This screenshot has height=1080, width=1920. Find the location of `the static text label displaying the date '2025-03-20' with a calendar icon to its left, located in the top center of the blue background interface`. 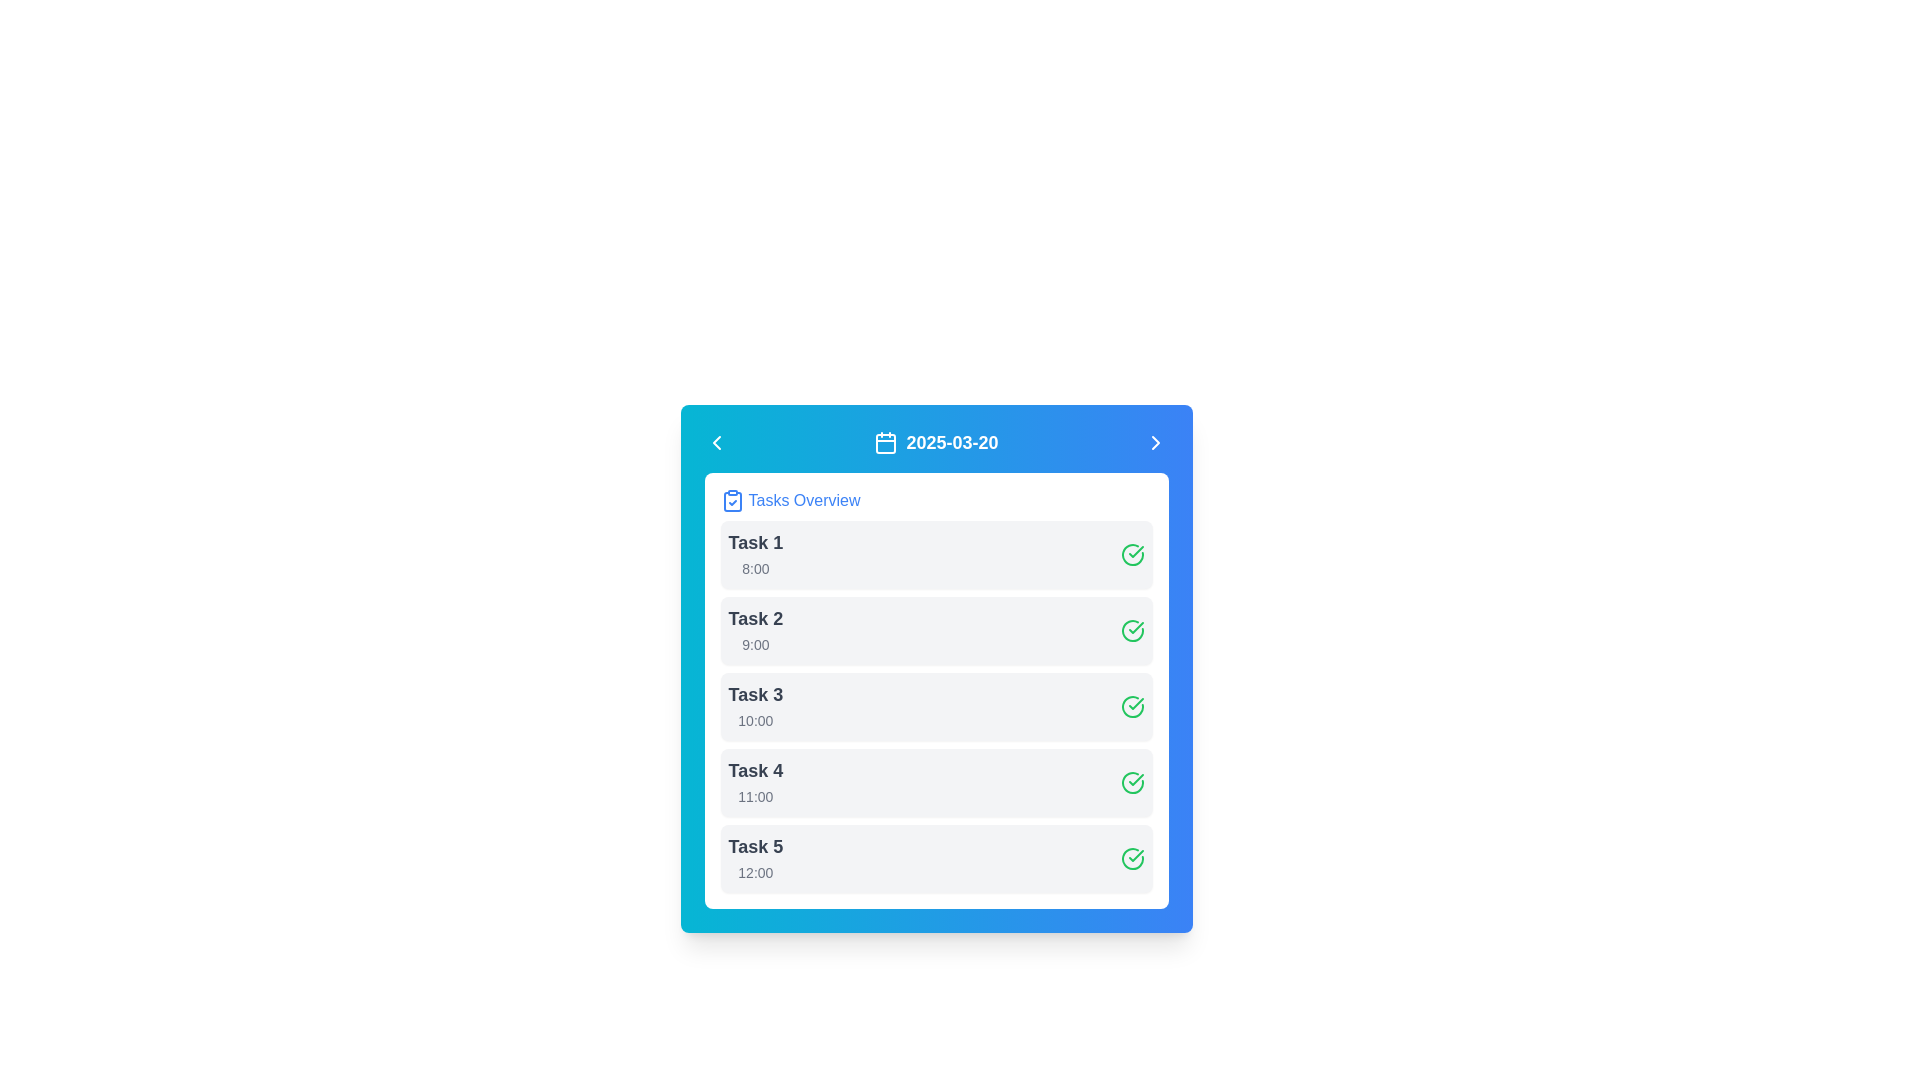

the static text label displaying the date '2025-03-20' with a calendar icon to its left, located in the top center of the blue background interface is located at coordinates (935, 442).